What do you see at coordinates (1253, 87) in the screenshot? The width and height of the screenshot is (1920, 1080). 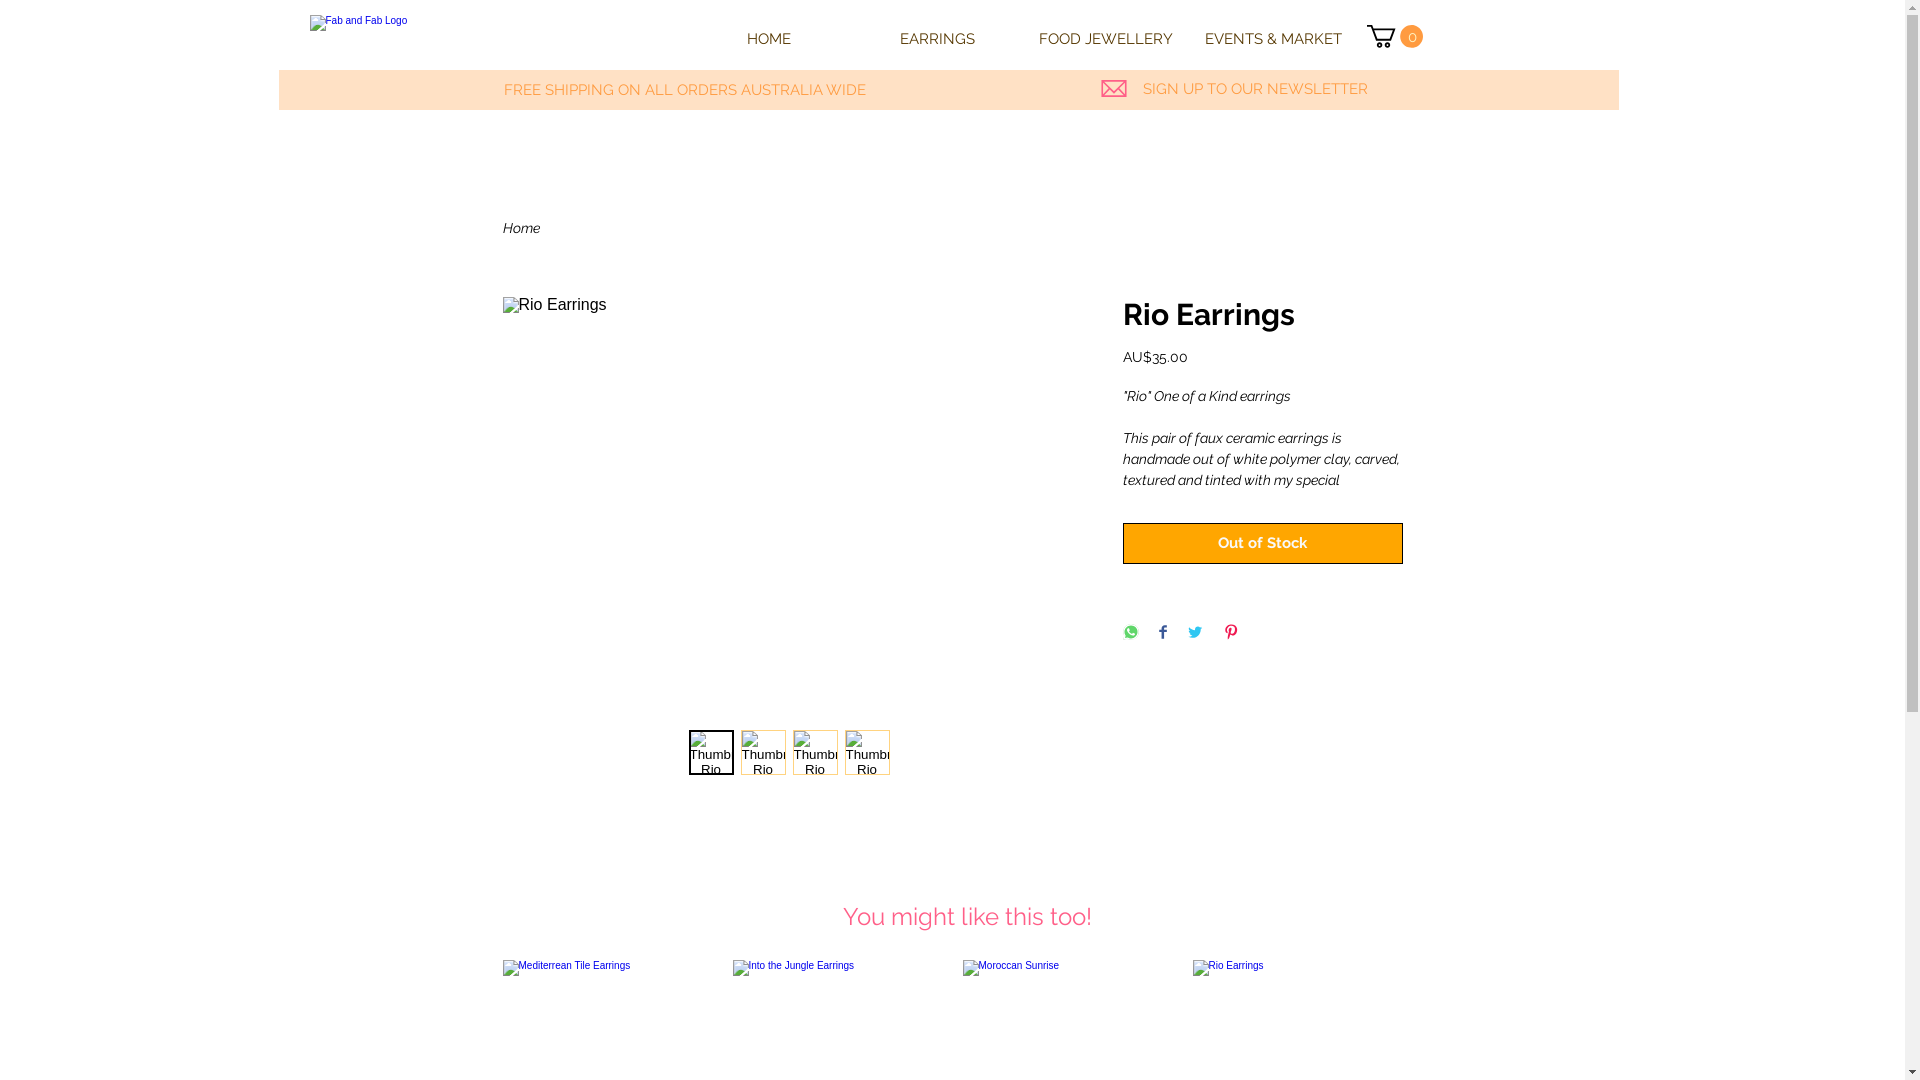 I see `'SIGN UP TO OUR NEWSLETTER'` at bounding box center [1253, 87].